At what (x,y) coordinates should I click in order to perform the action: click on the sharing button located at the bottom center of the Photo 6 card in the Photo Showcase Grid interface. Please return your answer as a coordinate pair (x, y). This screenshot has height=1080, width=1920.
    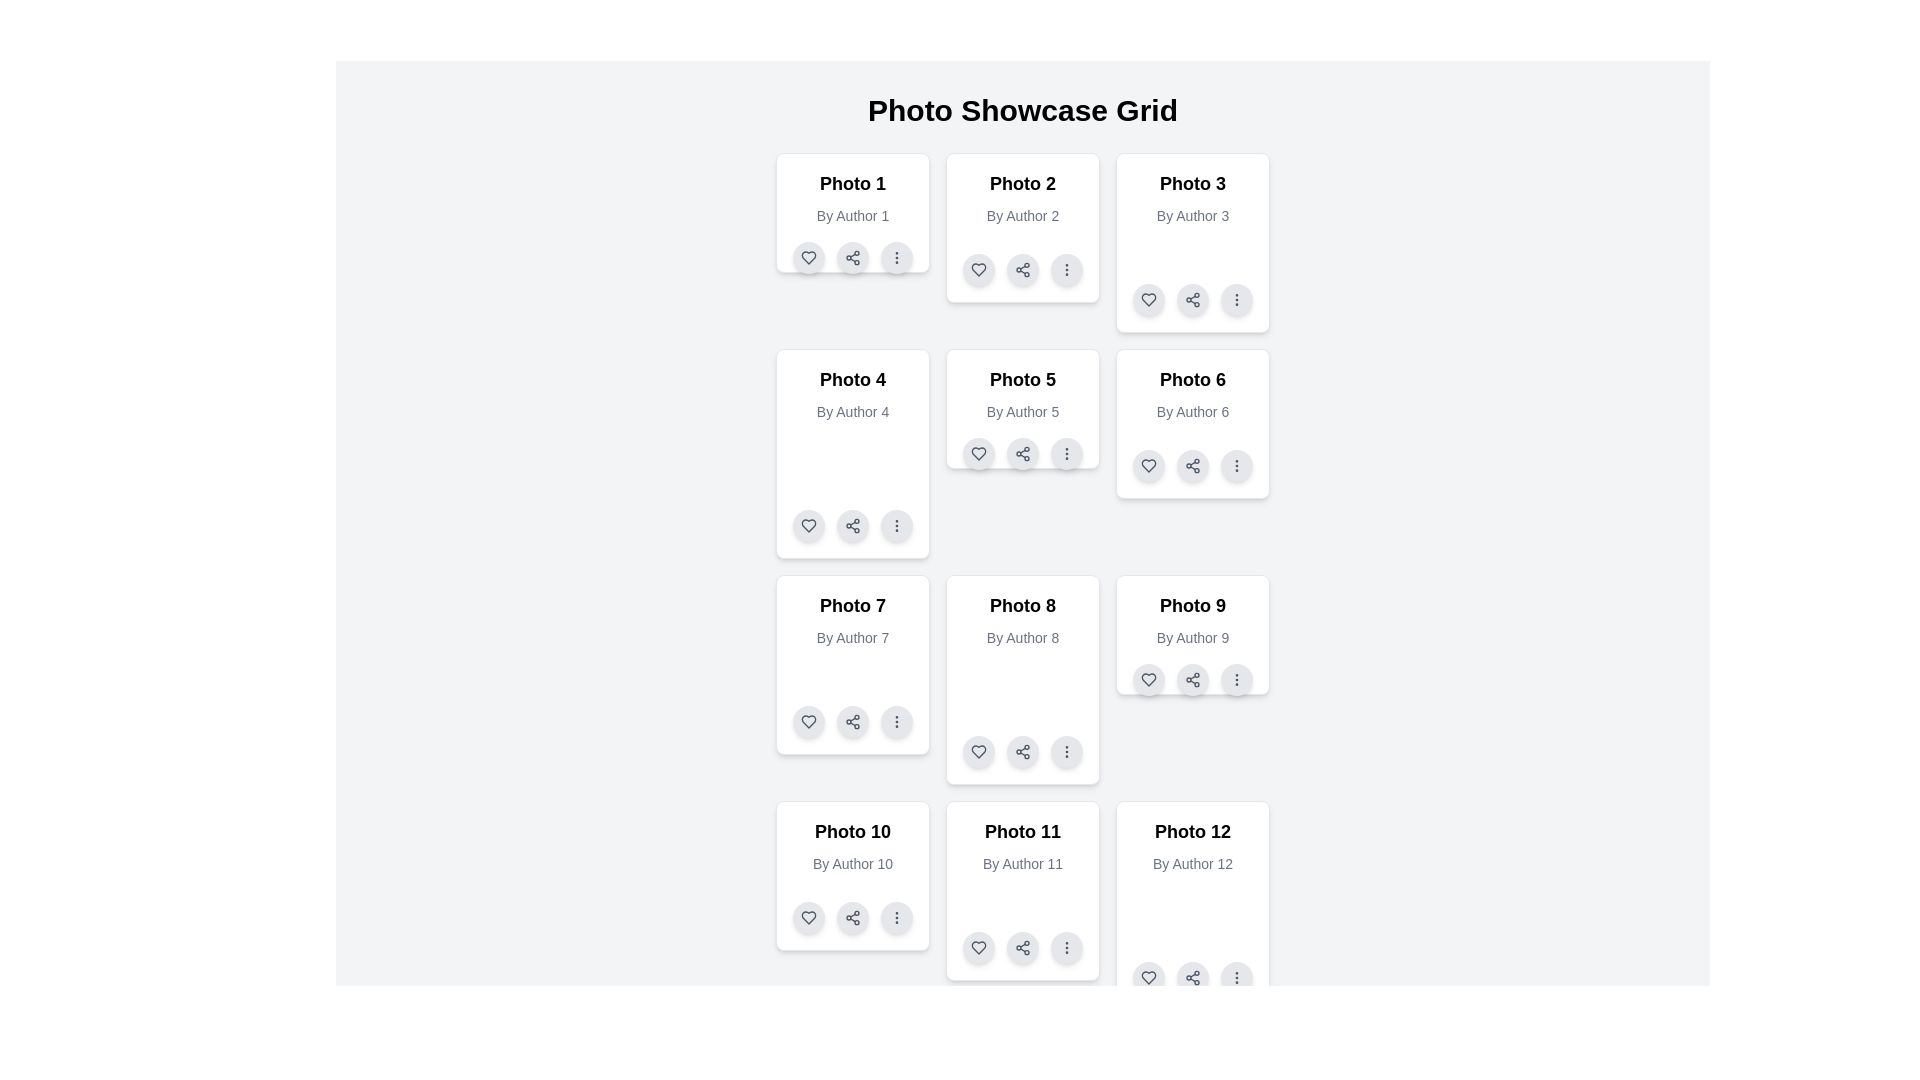
    Looking at the image, I should click on (1193, 466).